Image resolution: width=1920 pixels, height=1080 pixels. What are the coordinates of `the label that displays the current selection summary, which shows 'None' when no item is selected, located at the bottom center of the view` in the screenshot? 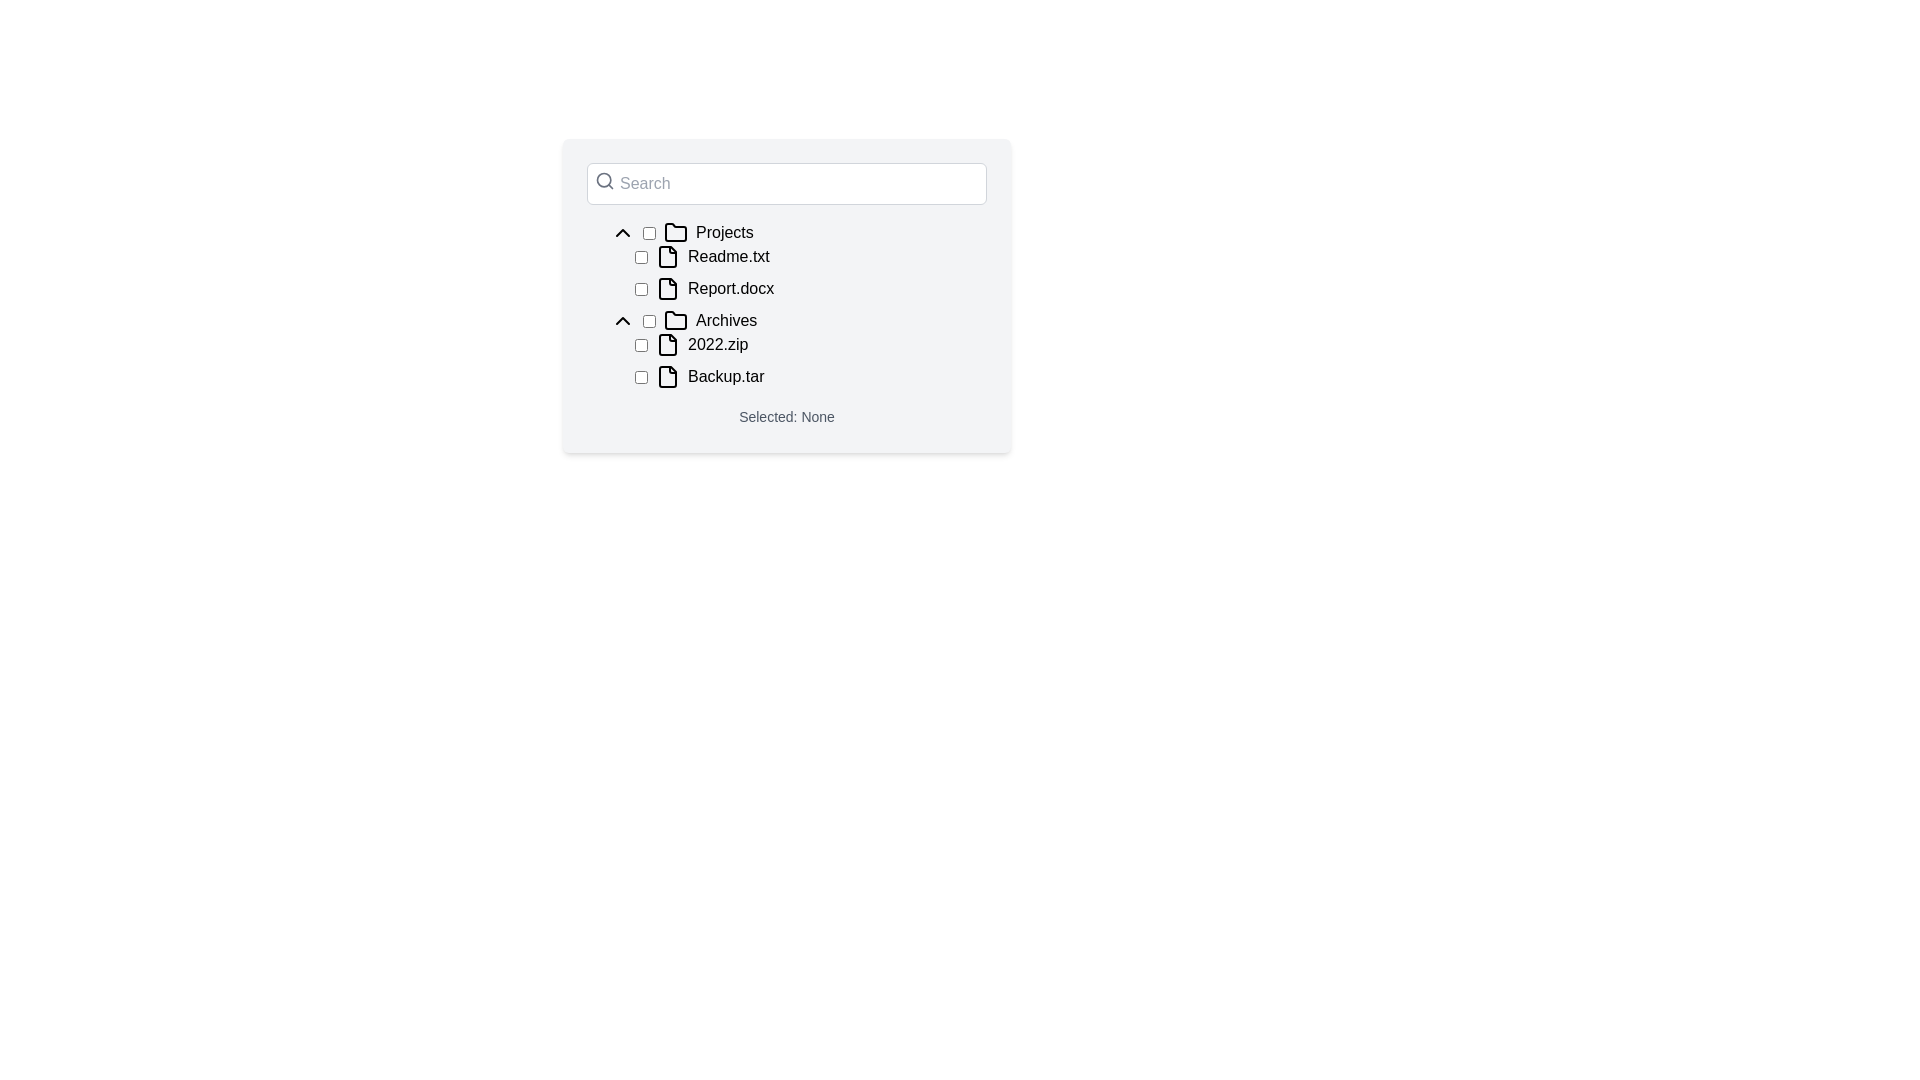 It's located at (786, 415).